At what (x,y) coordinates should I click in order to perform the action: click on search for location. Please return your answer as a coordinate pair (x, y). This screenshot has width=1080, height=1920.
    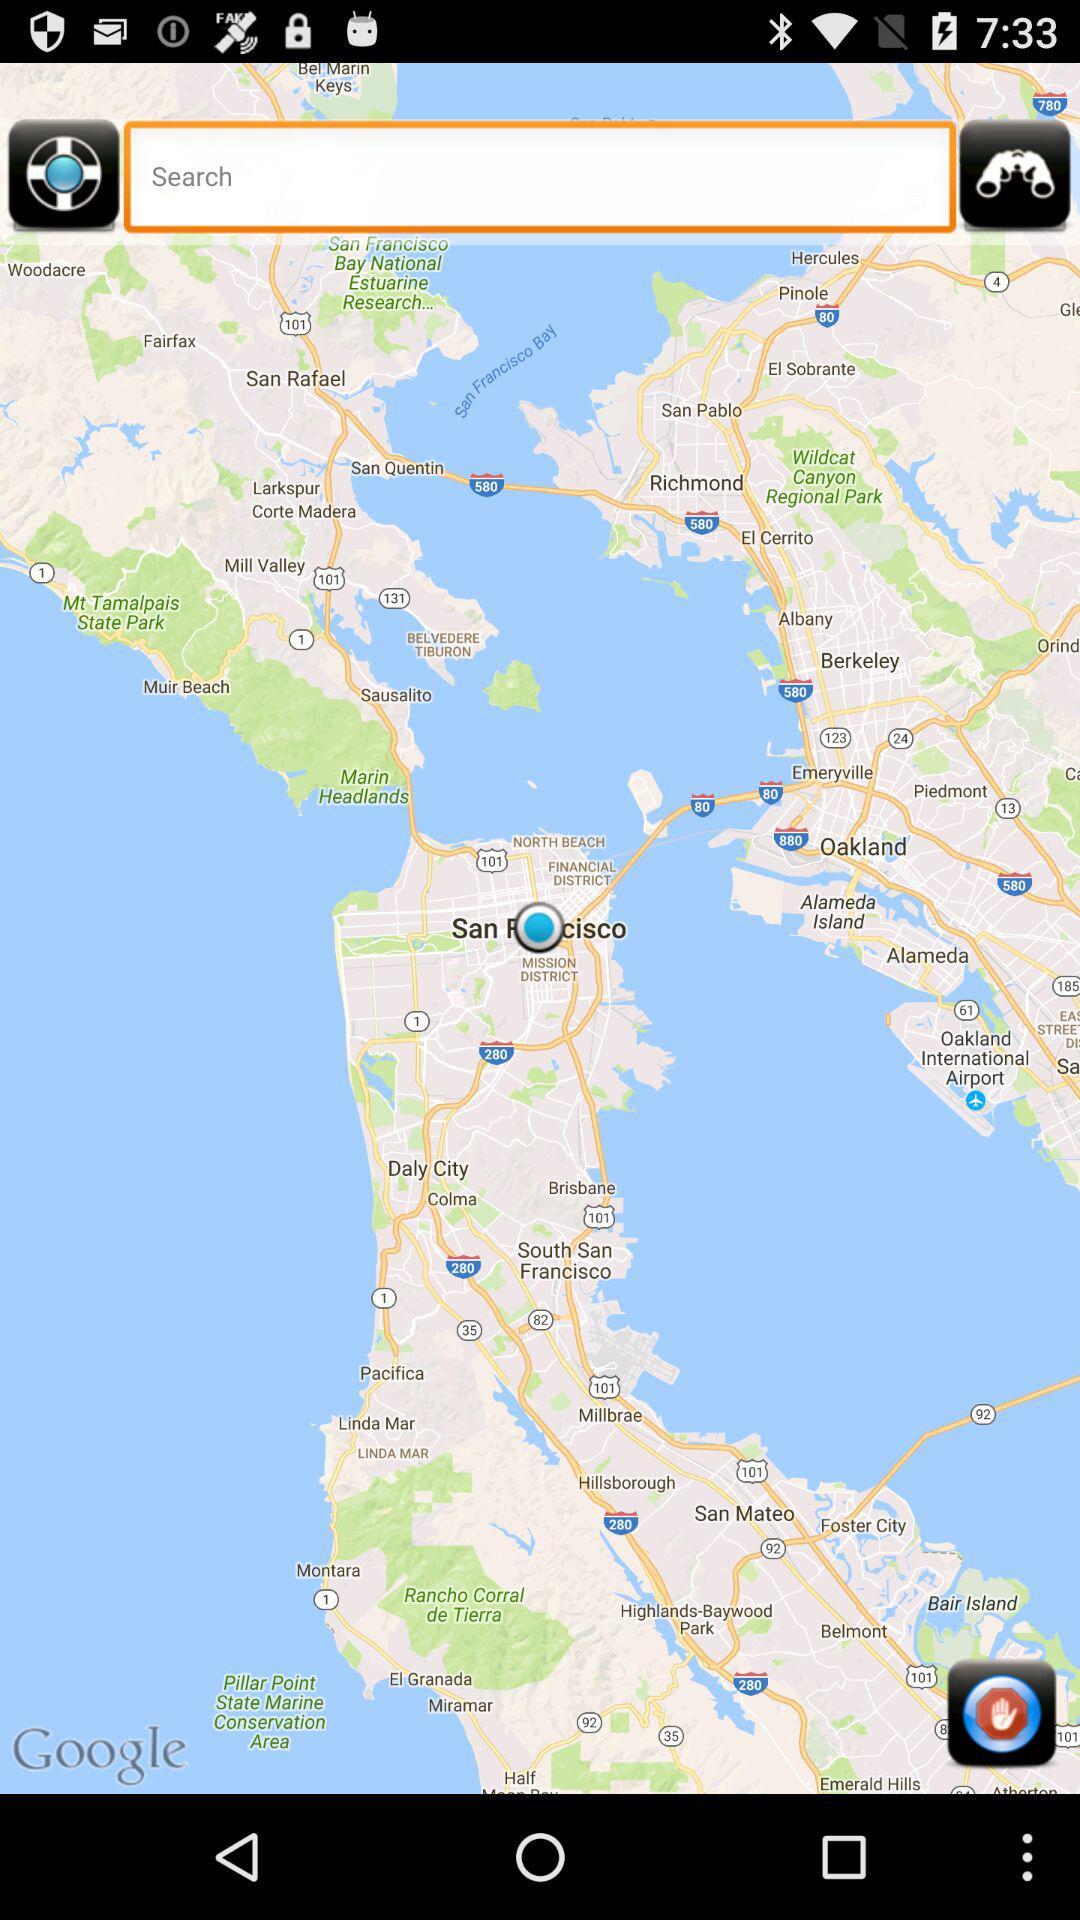
    Looking at the image, I should click on (540, 182).